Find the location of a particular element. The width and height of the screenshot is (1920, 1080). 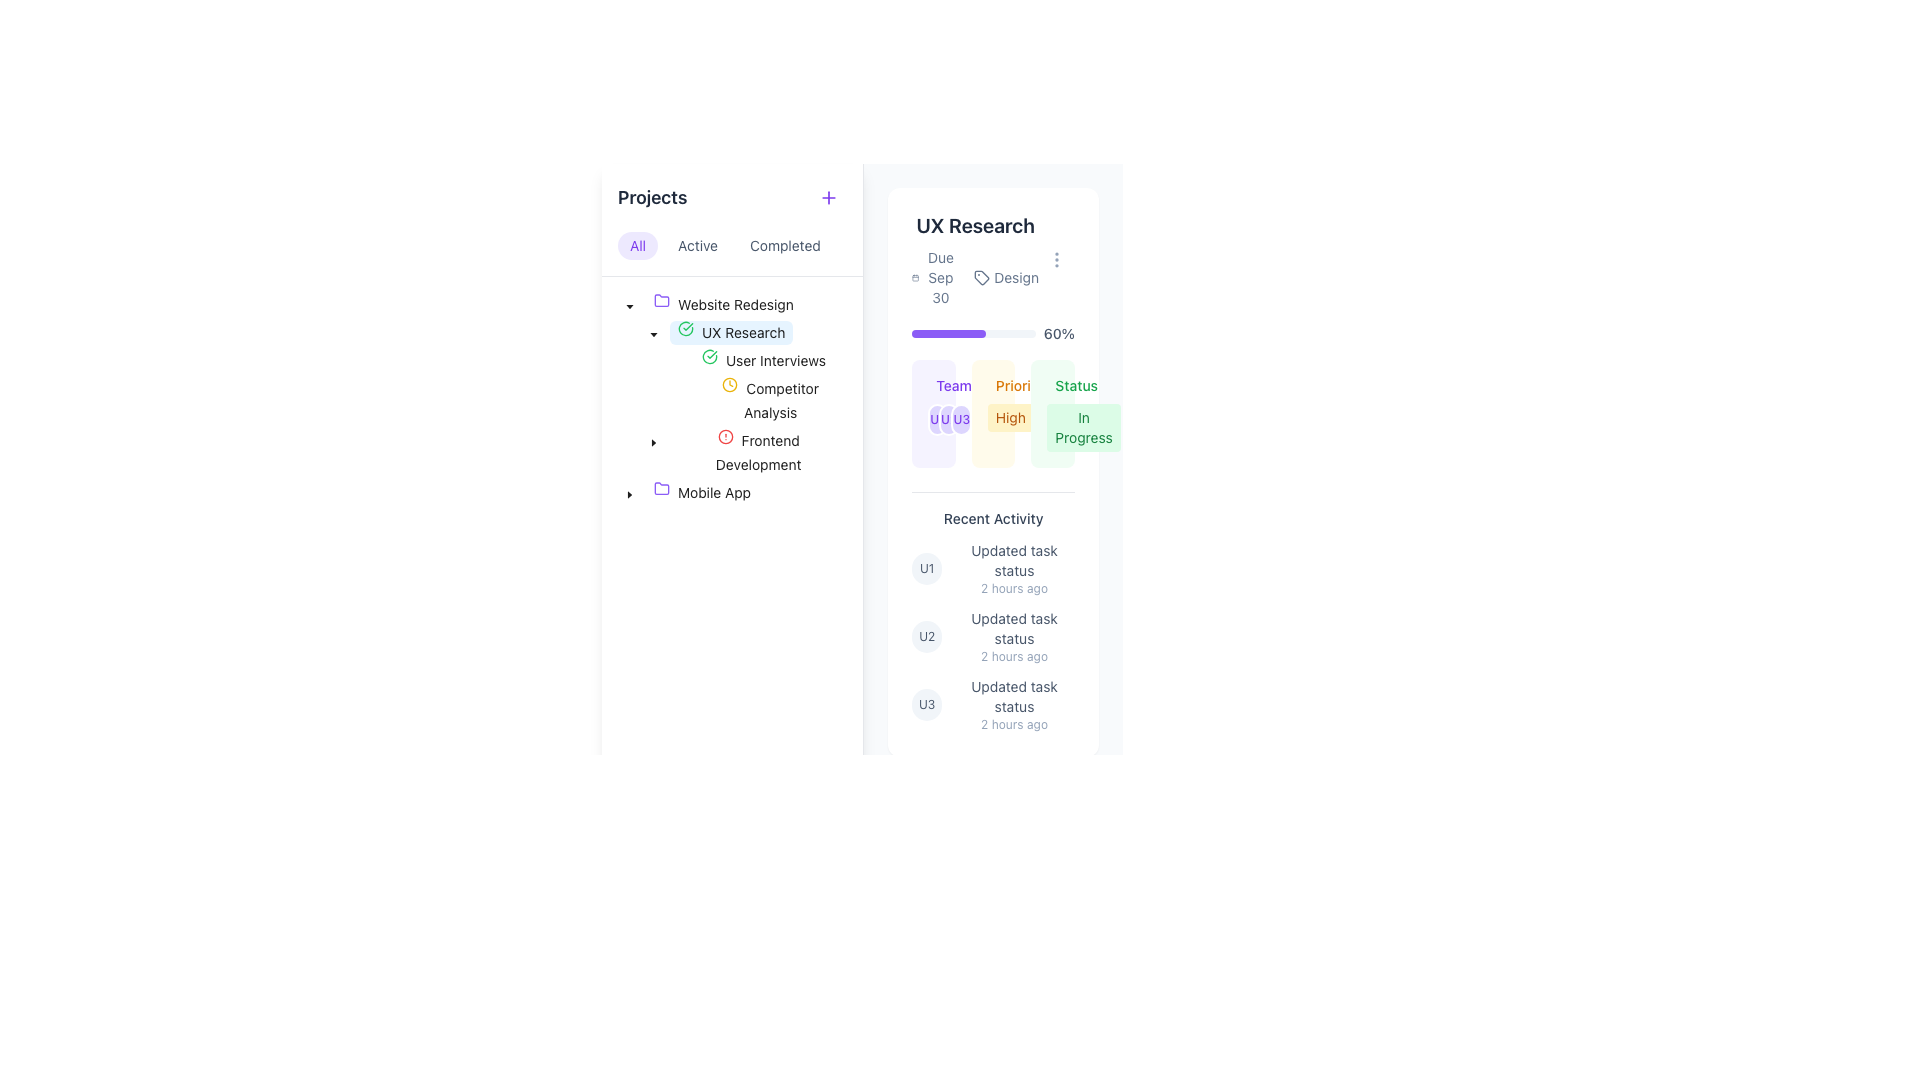

the 'Competitor Analysis' label with icon located under the 'UX Research' node is located at coordinates (769, 401).